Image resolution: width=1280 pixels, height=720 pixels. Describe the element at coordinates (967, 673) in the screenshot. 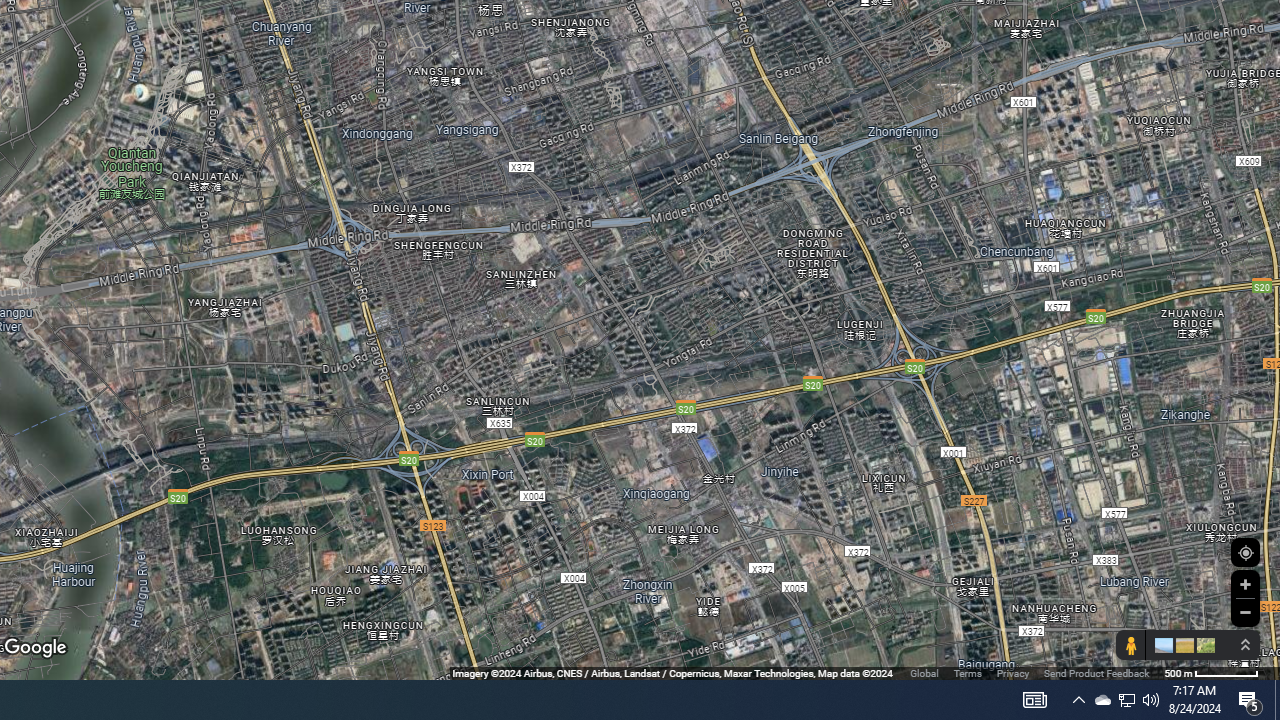

I see `'Terms'` at that location.